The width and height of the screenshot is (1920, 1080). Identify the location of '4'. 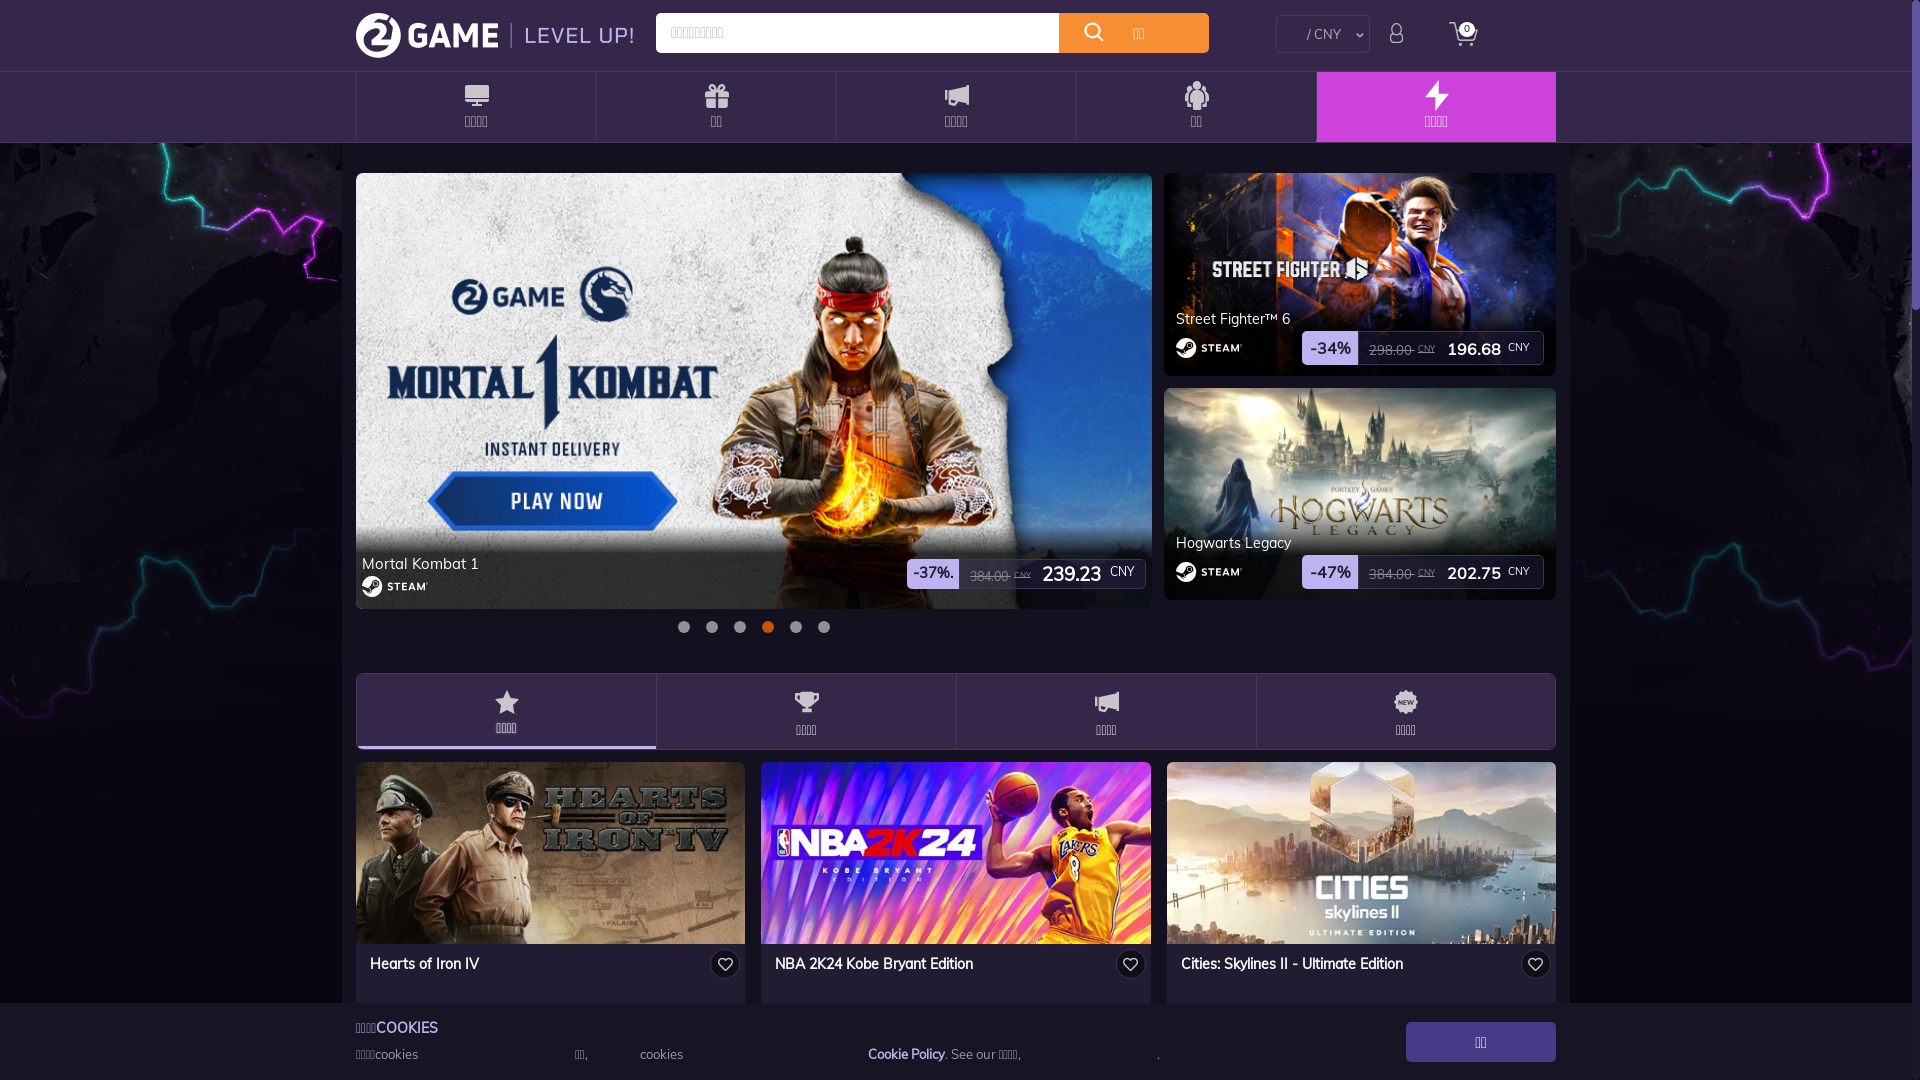
(795, 626).